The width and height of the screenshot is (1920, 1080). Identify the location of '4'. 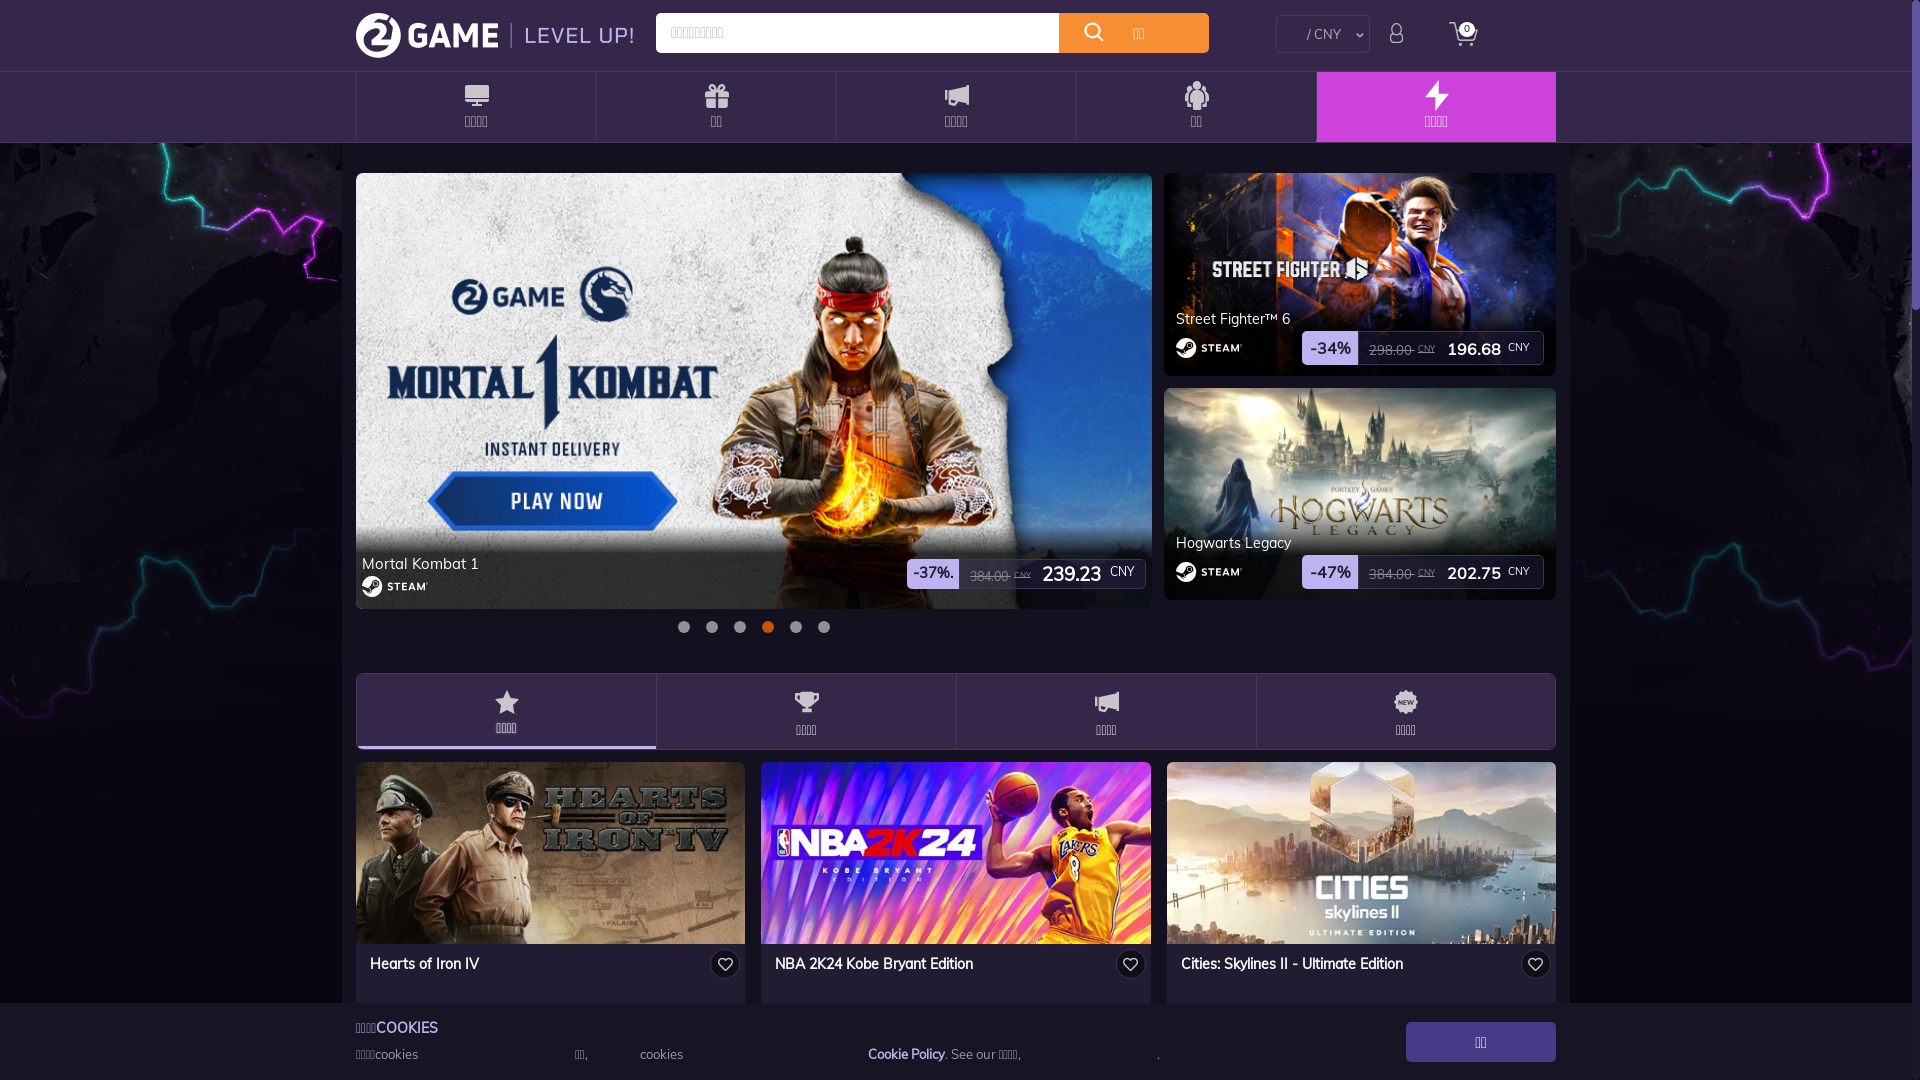
(795, 626).